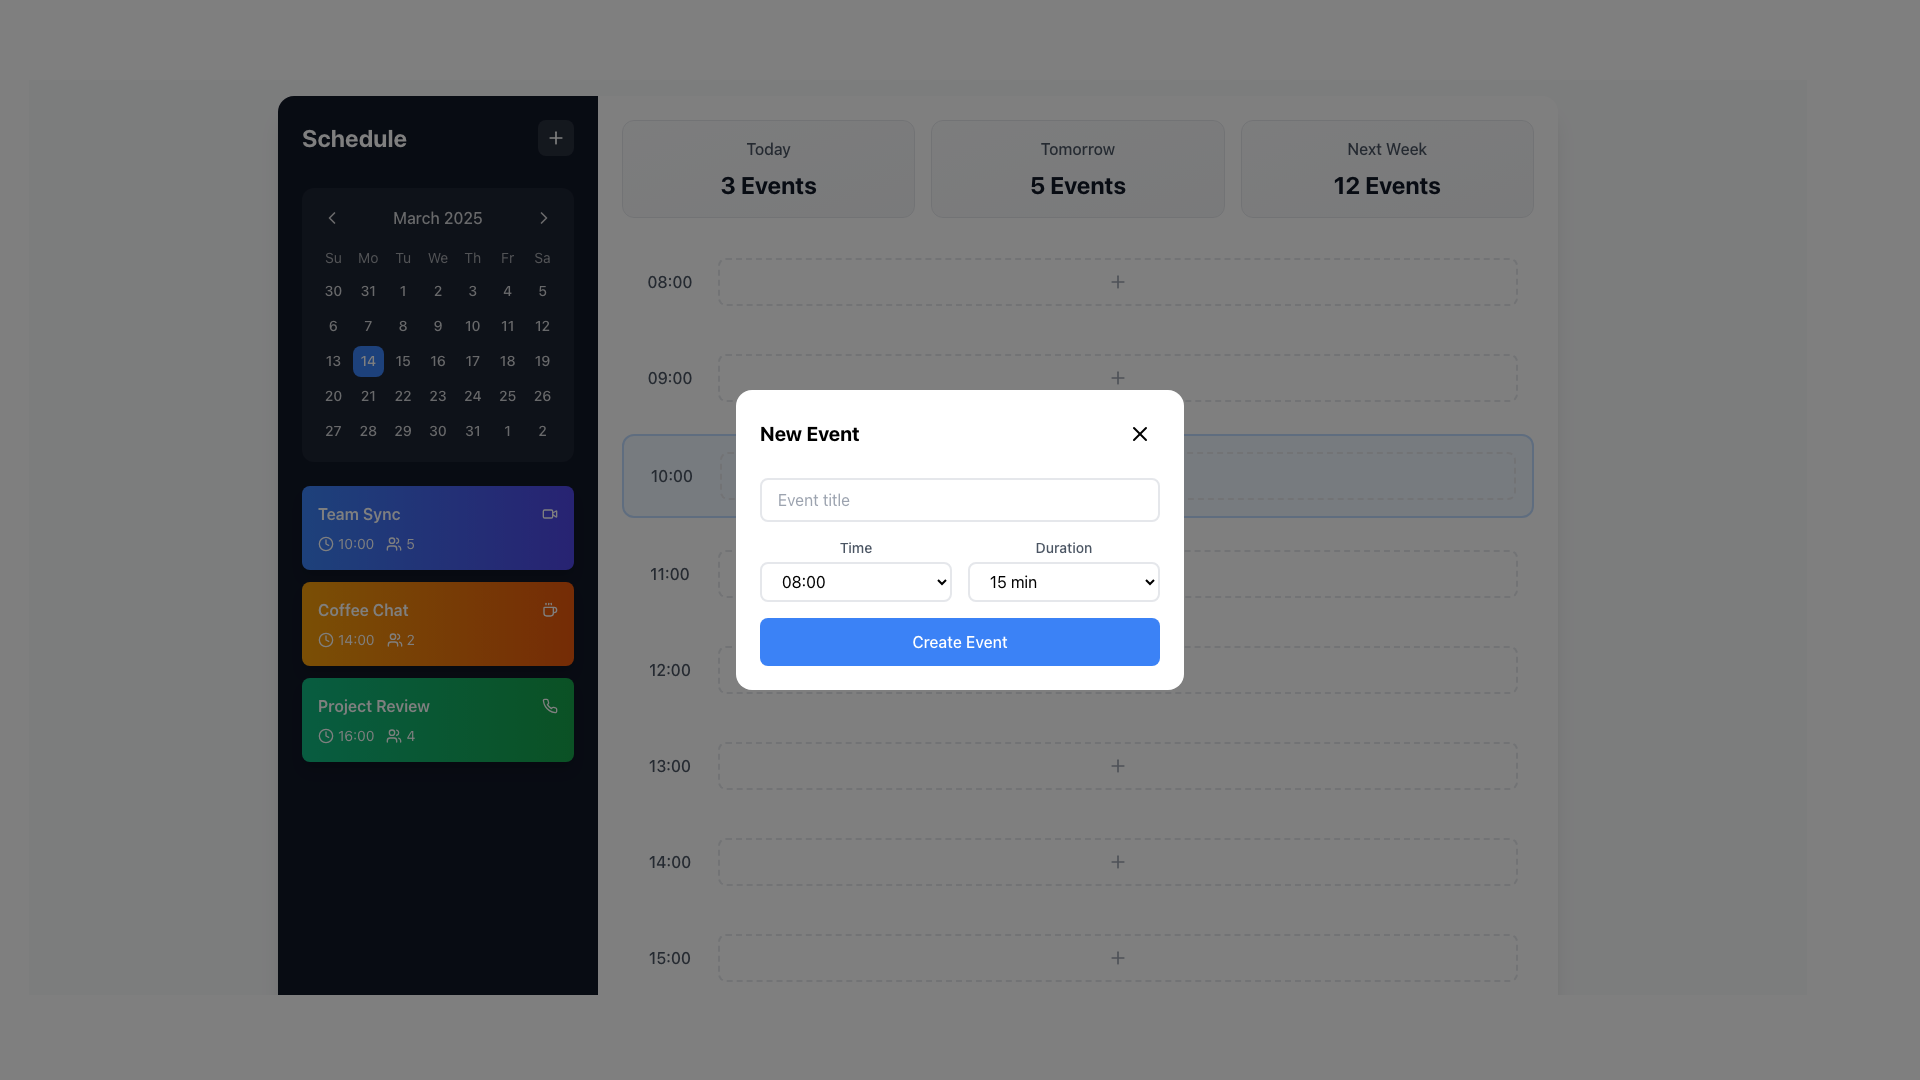 This screenshot has width=1920, height=1080. Describe the element at coordinates (436, 218) in the screenshot. I see `the Text label displaying the currently selected month and year in the calendar view, located at the top section of the calendar widget, centered between the navigational arrow icons` at that location.